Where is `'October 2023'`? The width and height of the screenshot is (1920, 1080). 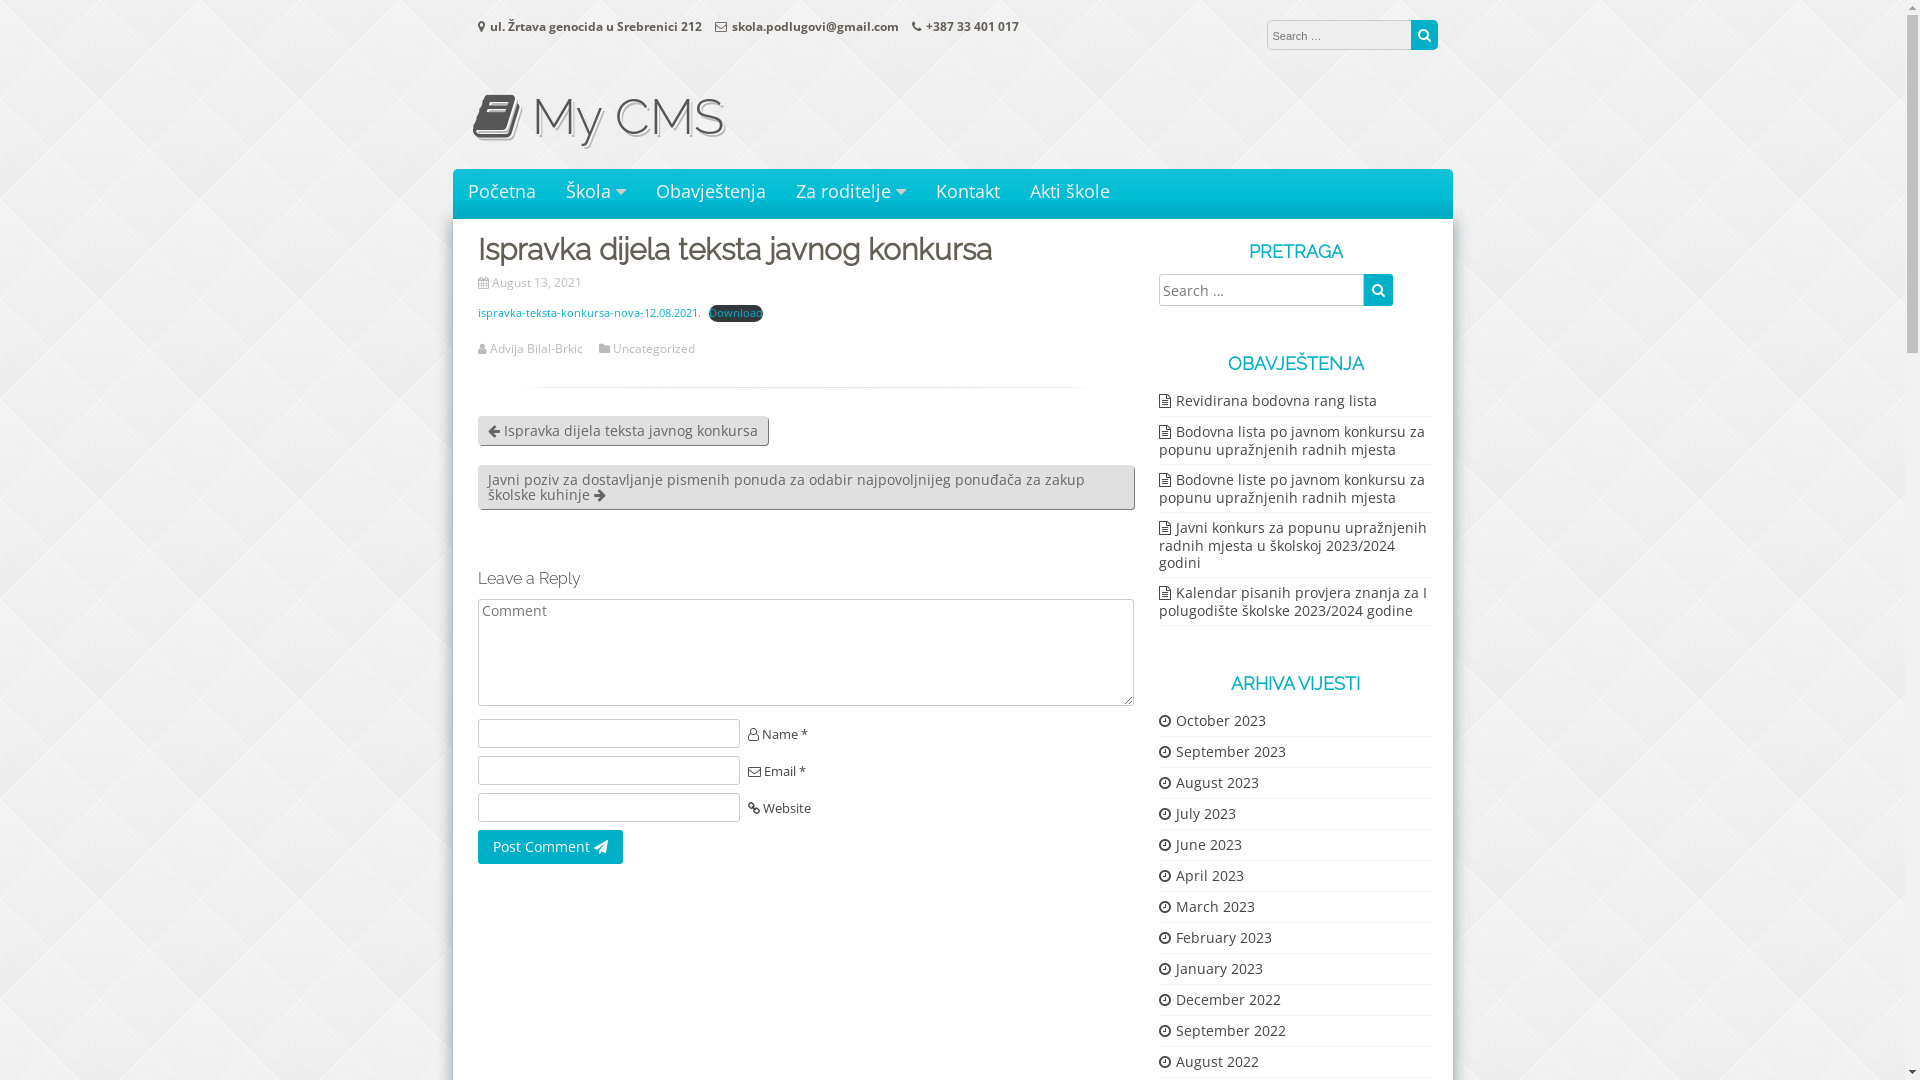 'October 2023' is located at coordinates (1210, 720).